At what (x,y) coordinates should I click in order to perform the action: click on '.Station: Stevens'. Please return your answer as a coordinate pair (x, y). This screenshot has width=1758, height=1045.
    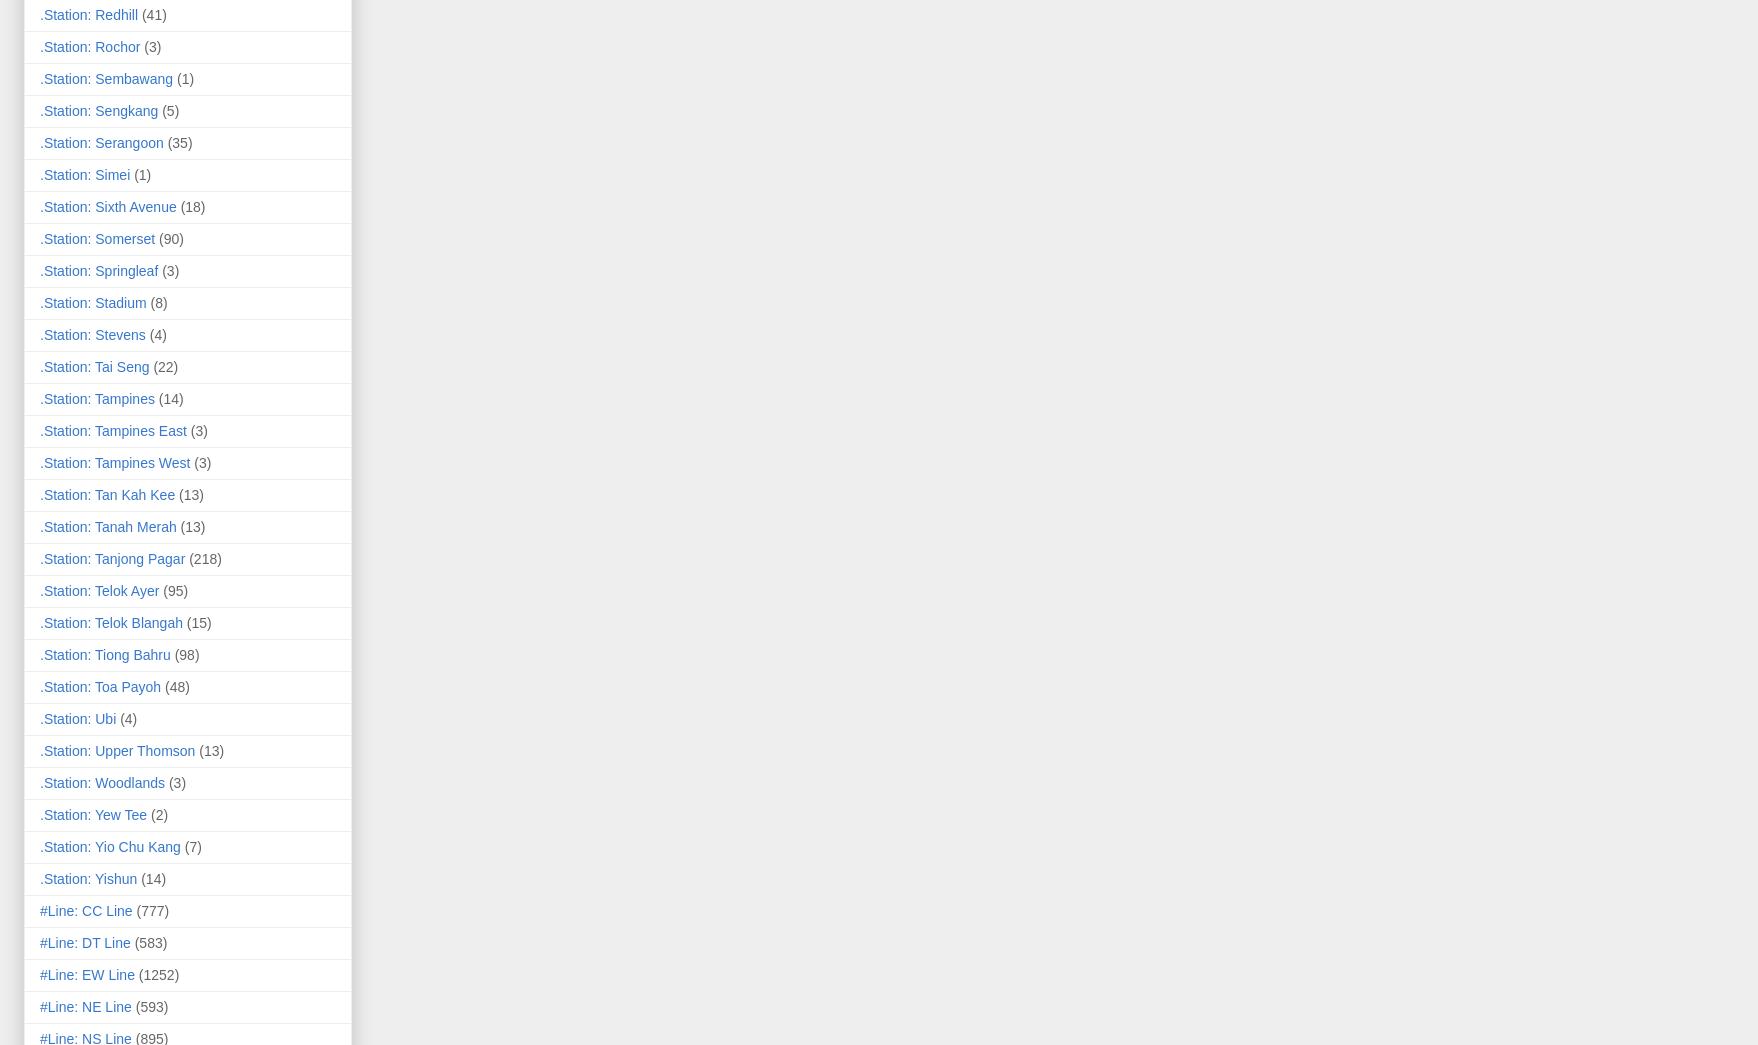
    Looking at the image, I should click on (92, 333).